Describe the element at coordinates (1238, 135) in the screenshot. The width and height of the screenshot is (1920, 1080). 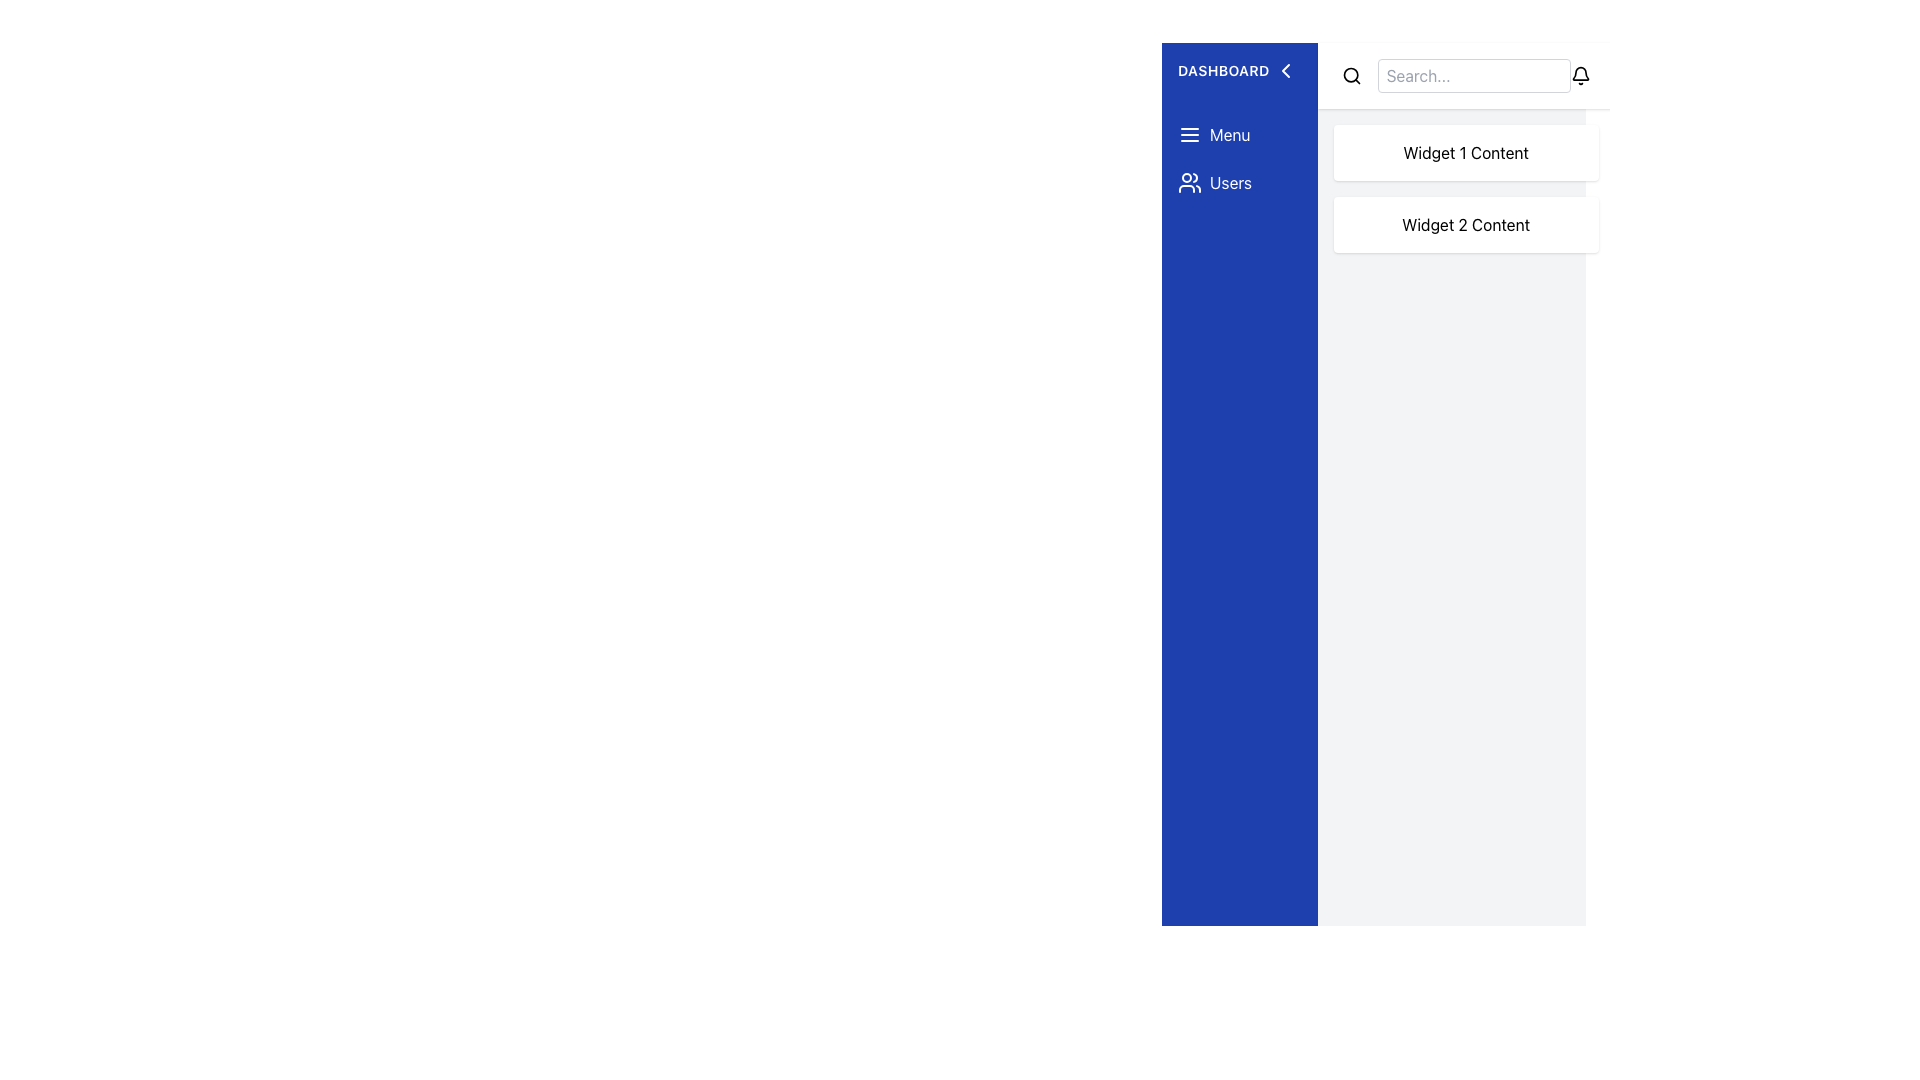
I see `the Navigation Link element that consists of a horizontal list icon and the text 'Menu', which is styled with a blue background and white text, to receive visual feedback` at that location.